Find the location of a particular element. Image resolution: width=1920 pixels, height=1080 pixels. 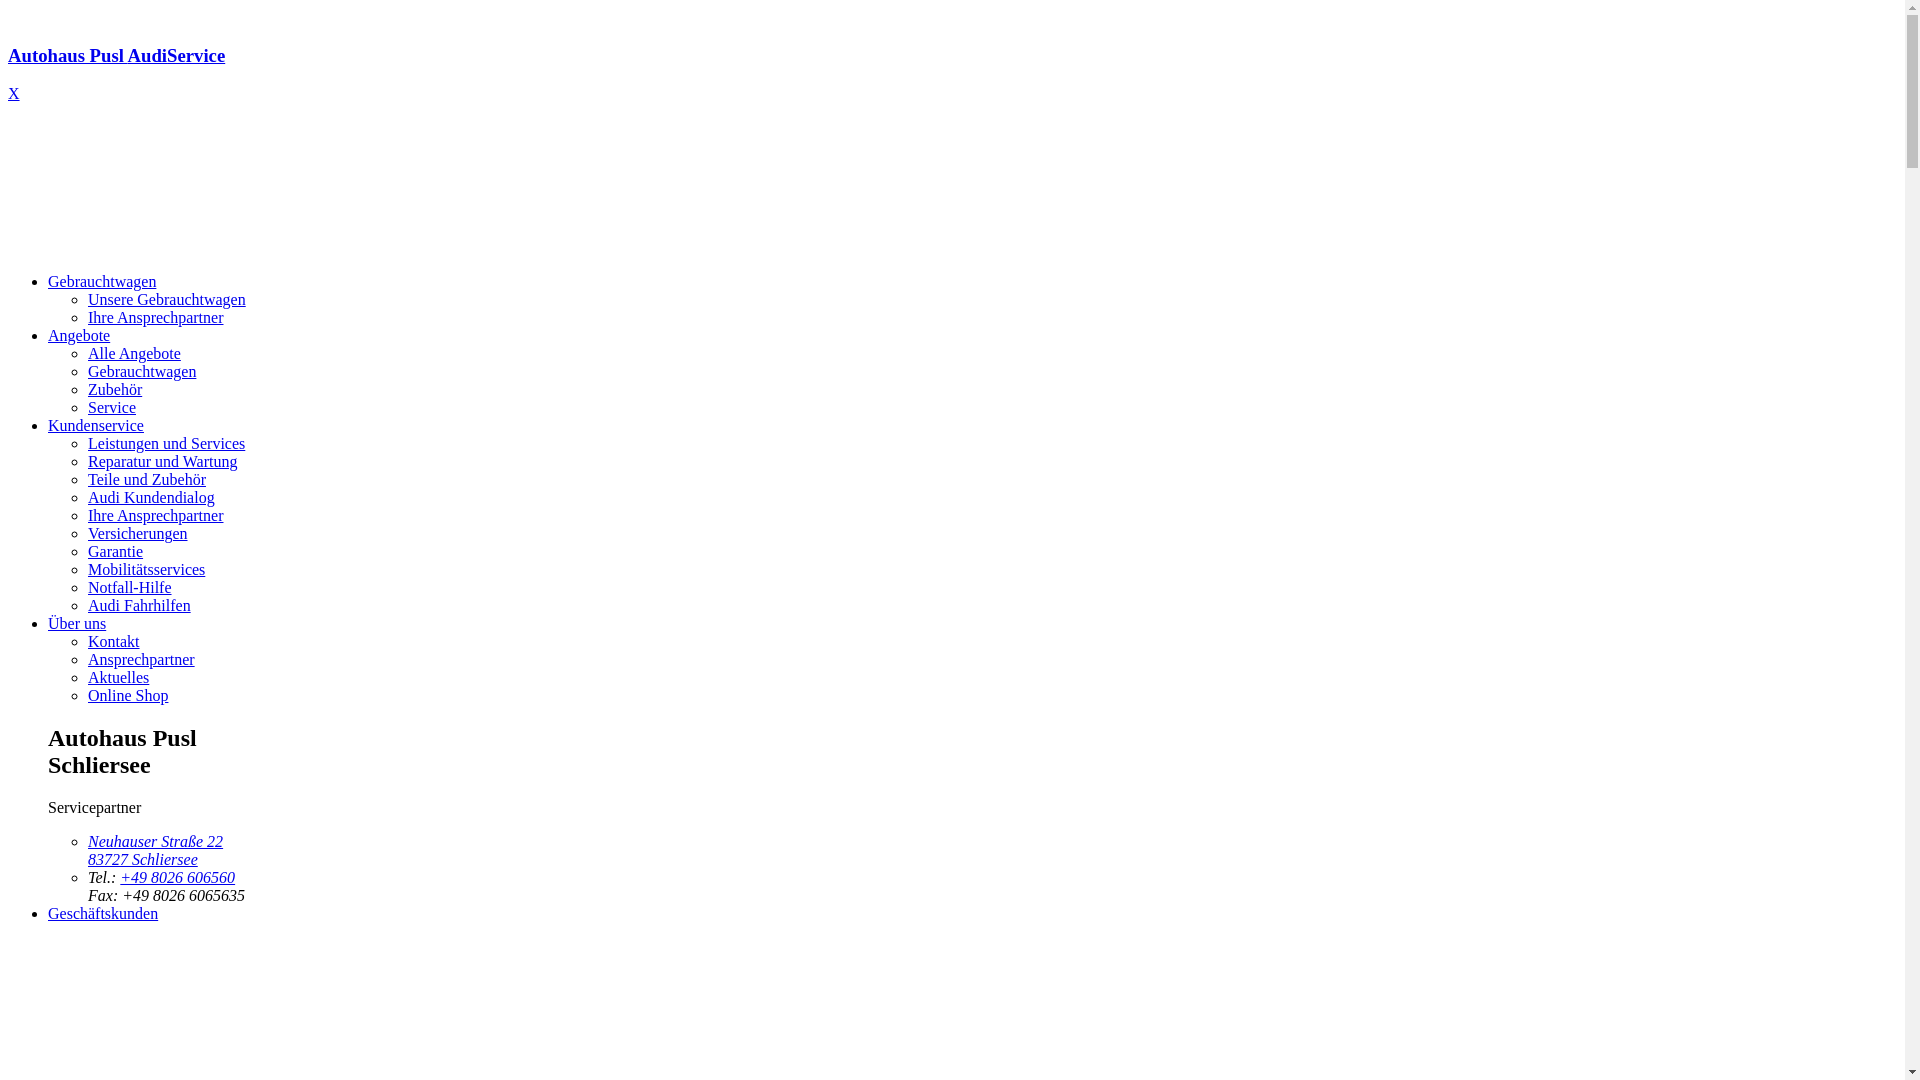

'Kundenservice' is located at coordinates (95, 424).